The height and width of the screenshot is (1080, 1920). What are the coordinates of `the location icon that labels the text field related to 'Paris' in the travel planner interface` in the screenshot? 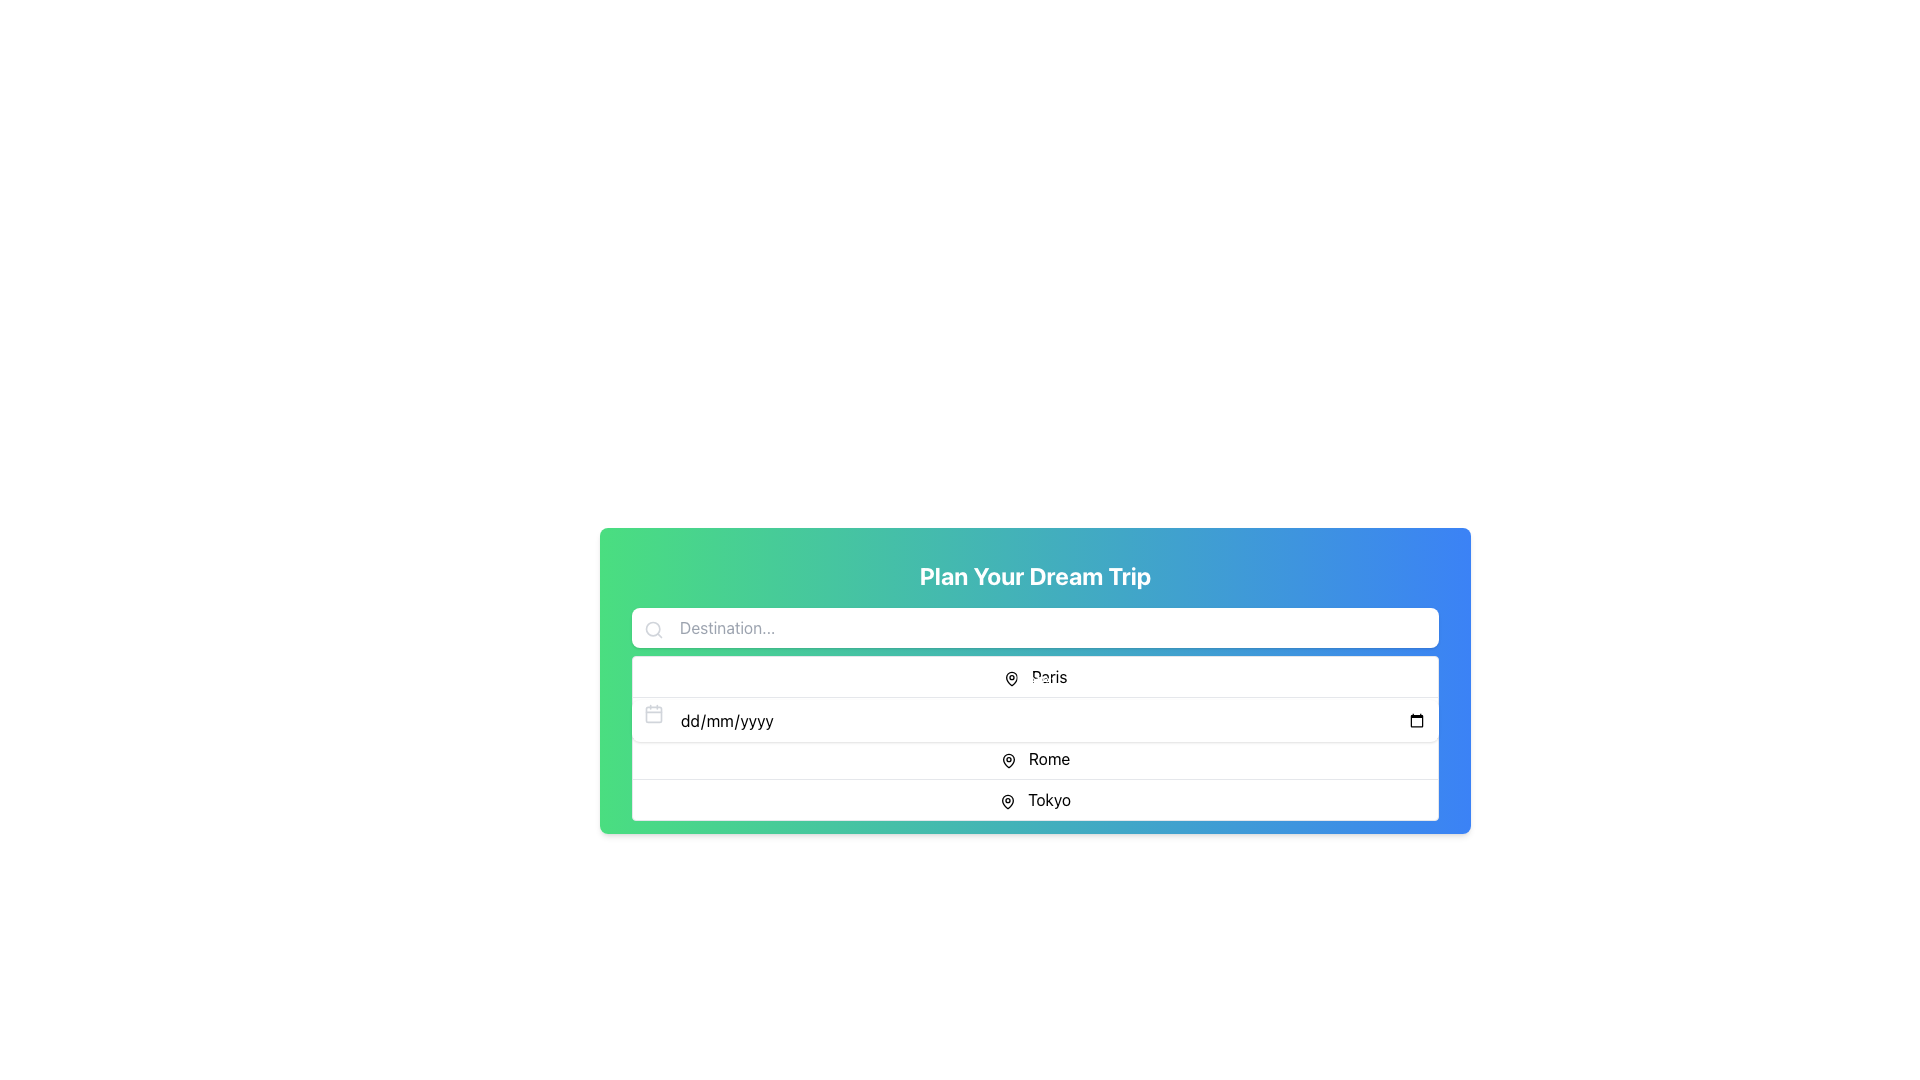 It's located at (1011, 677).